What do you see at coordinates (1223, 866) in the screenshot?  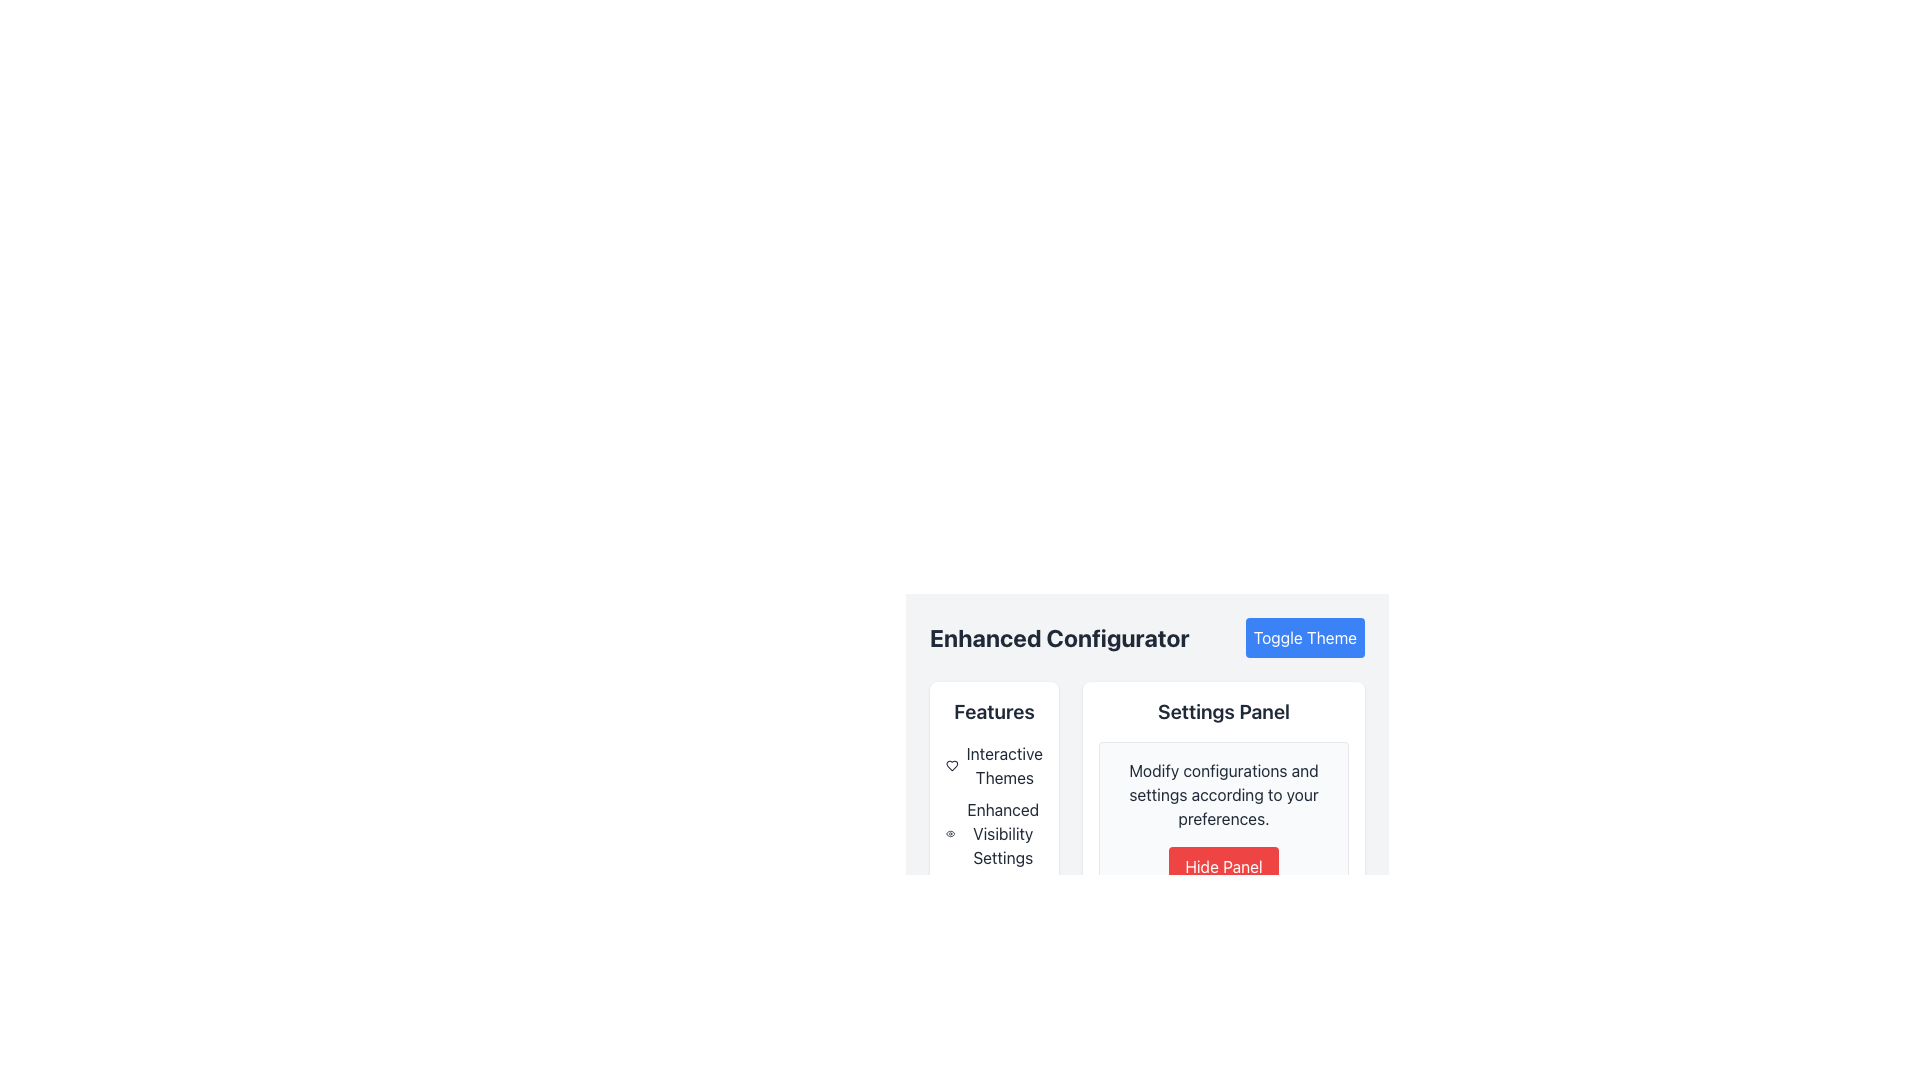 I see `the button located at the bottom of the 'Modify configurations and settings according to your preferences.' text section within the 'Settings Panel'` at bounding box center [1223, 866].